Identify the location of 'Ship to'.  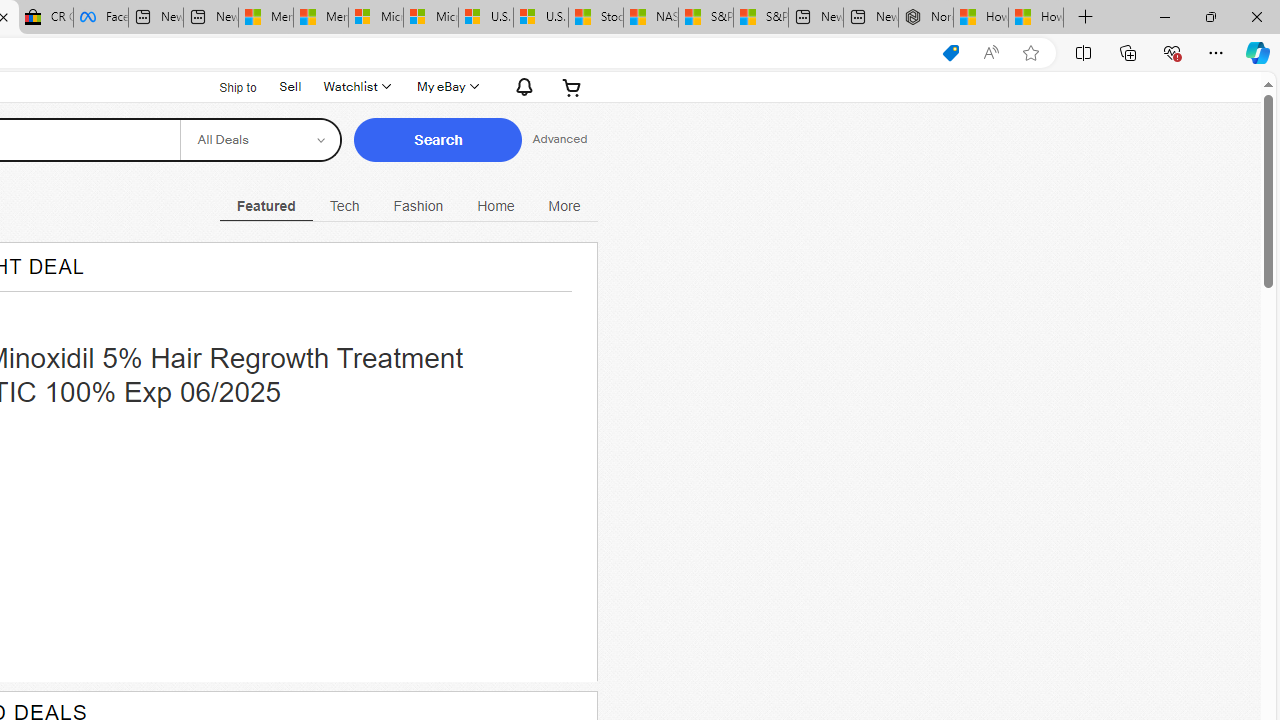
(225, 86).